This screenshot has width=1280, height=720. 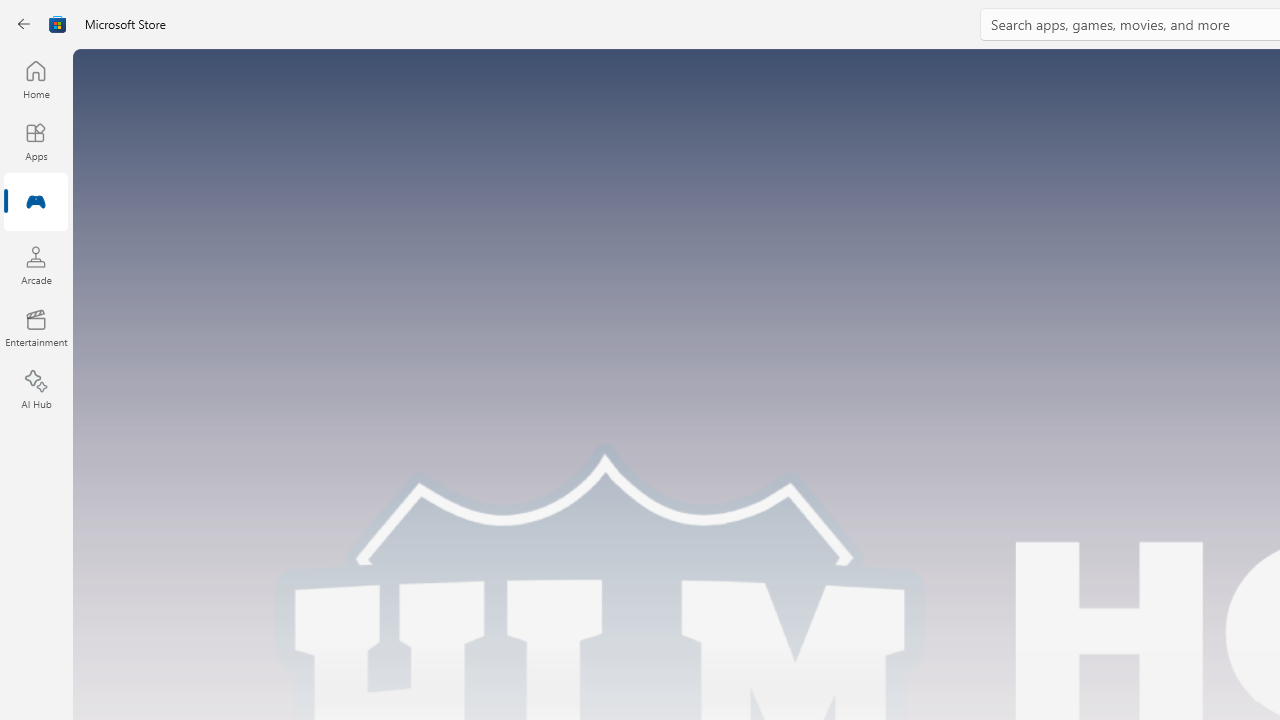 I want to click on 'Back', so click(x=24, y=24).